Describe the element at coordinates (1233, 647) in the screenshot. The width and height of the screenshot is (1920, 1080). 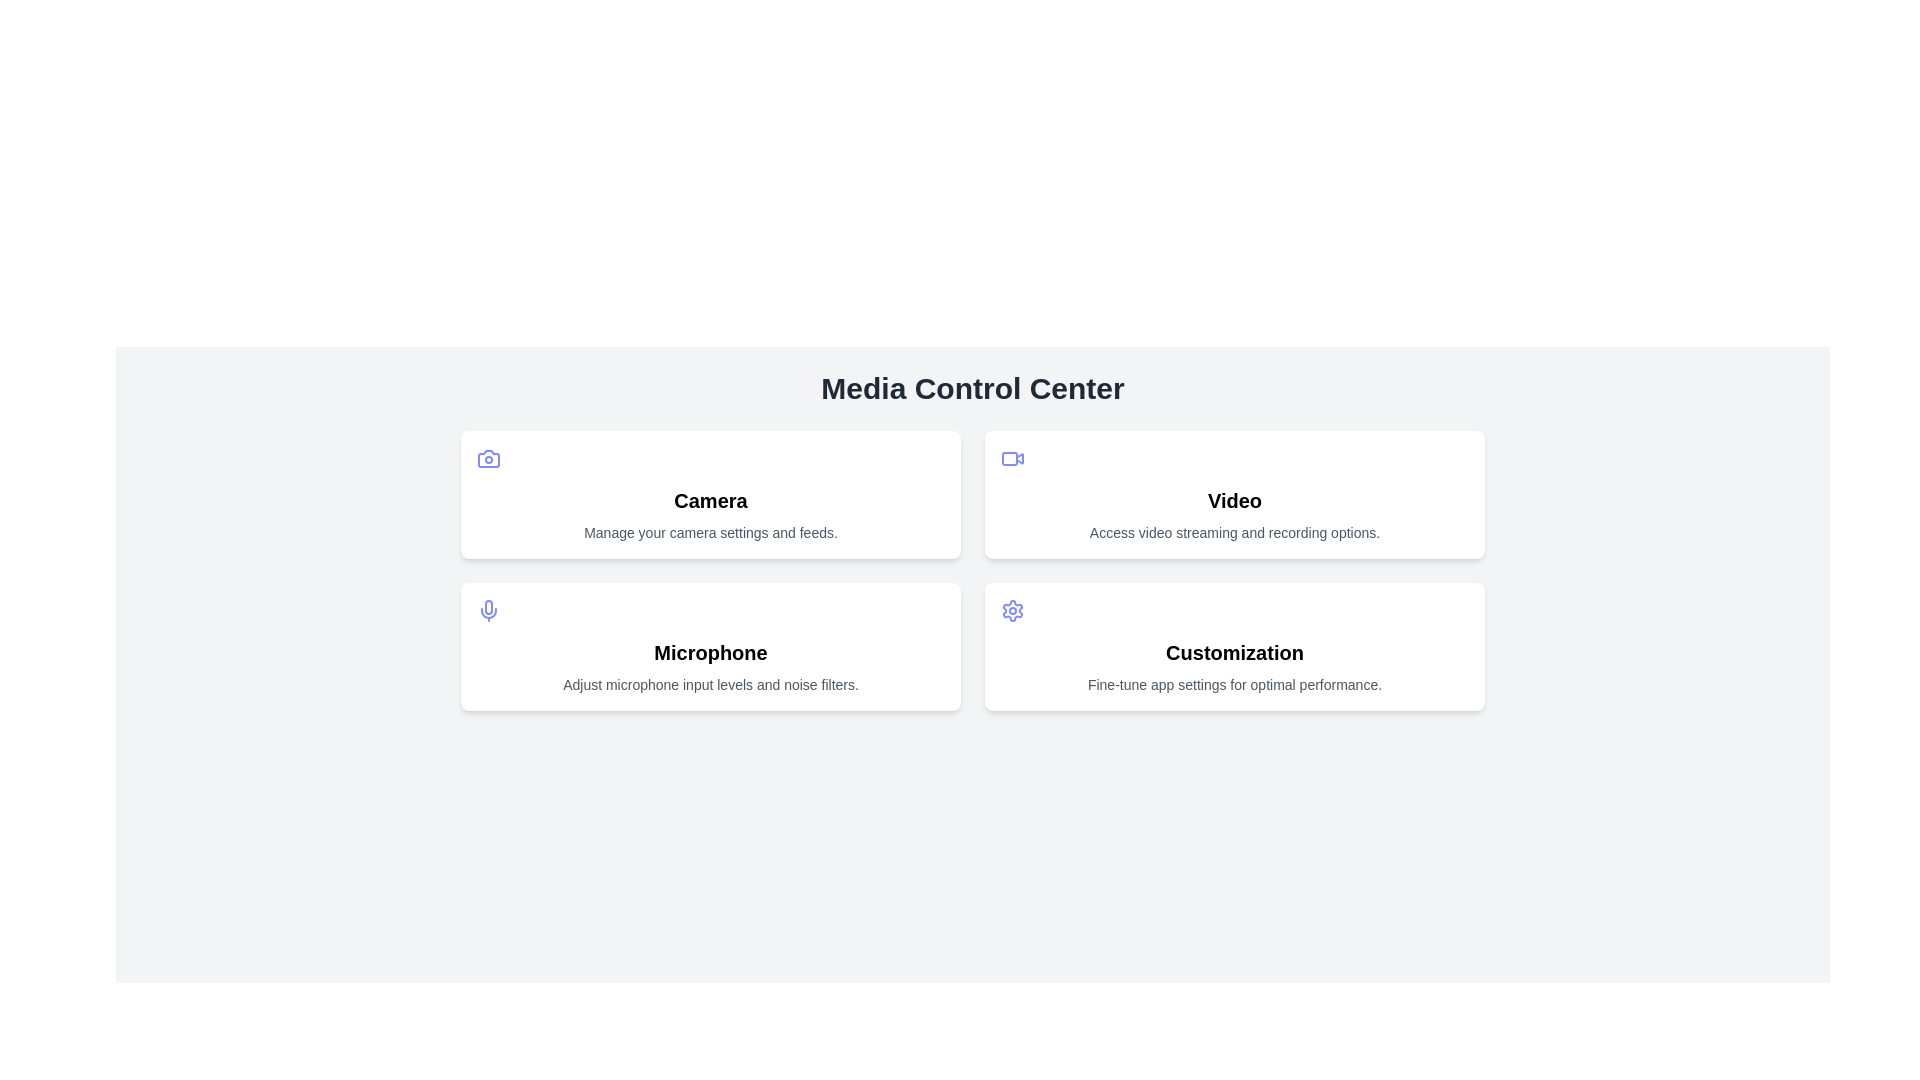
I see `the Card Component located in the bottom-right corner of the grid layout, which functions as a navigation or information card for customizing app settings` at that location.